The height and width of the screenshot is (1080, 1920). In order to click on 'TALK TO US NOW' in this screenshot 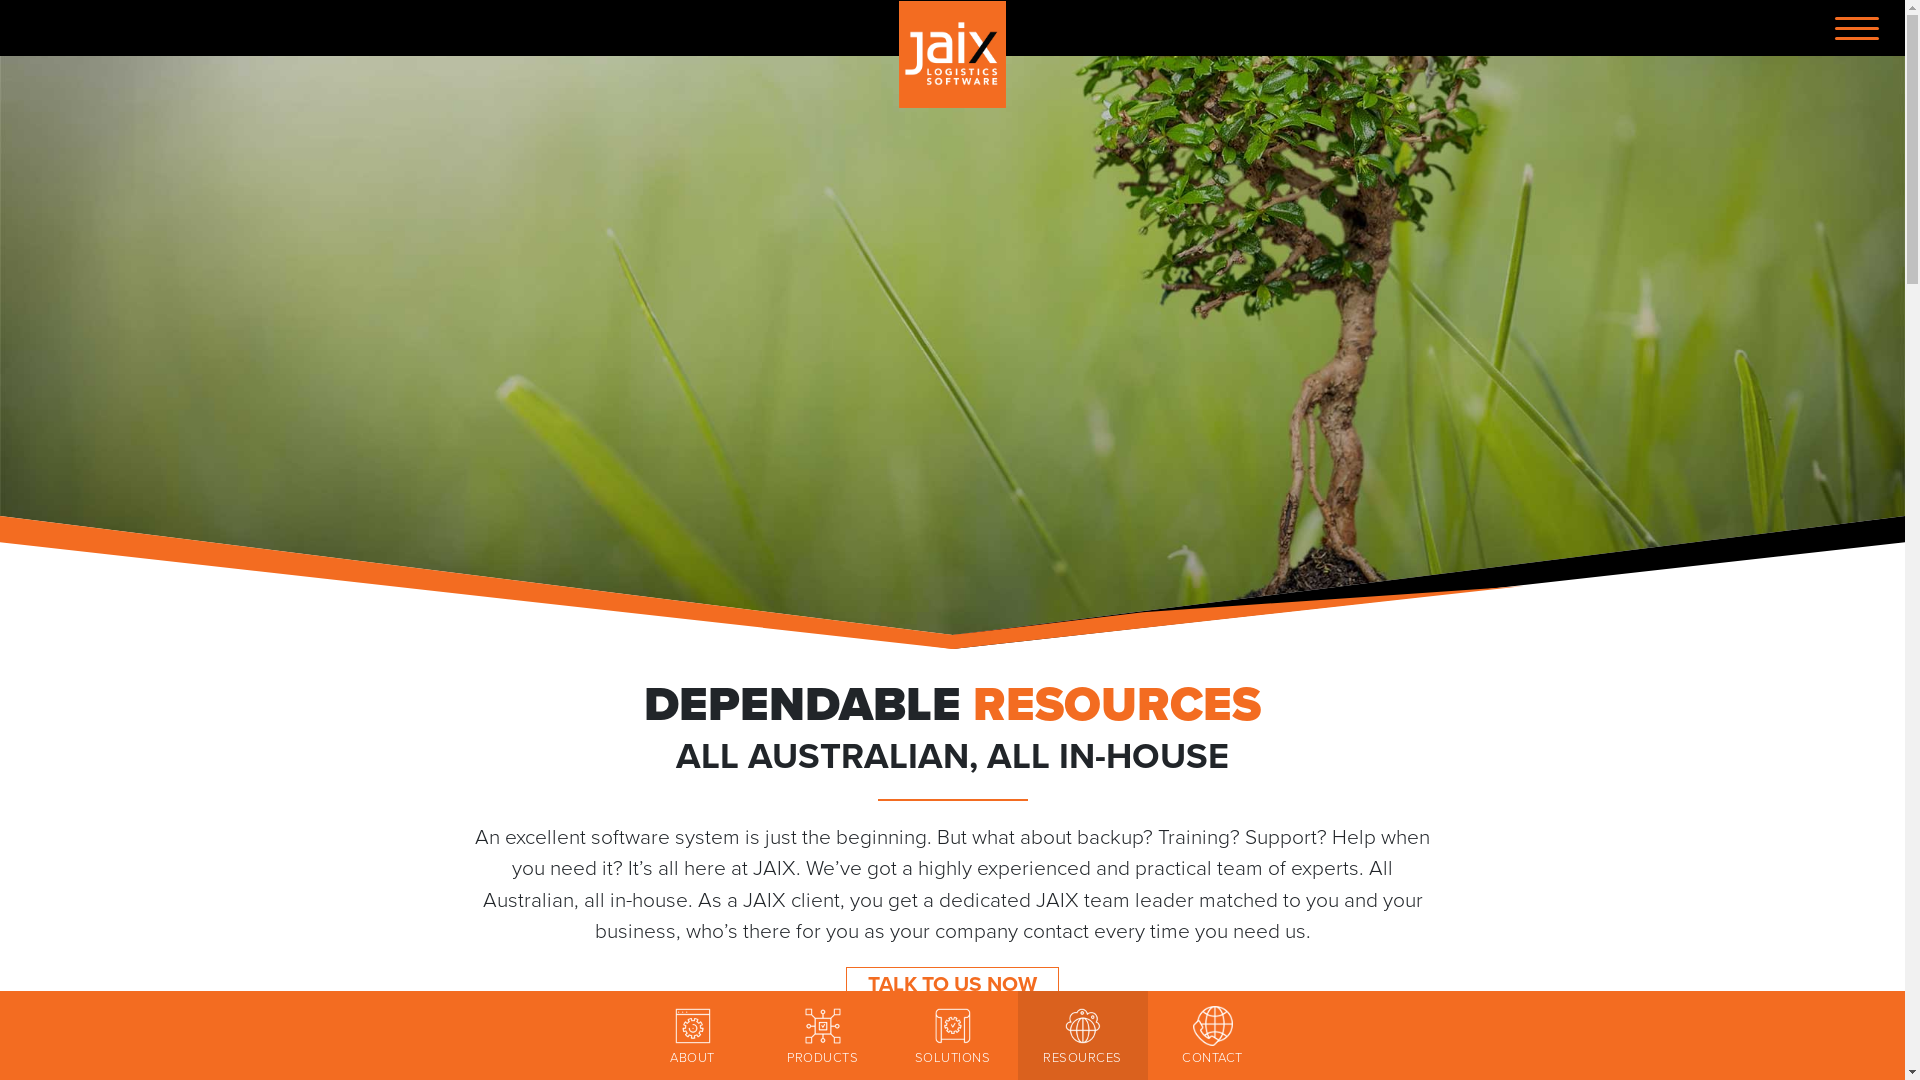, I will do `click(951, 983)`.